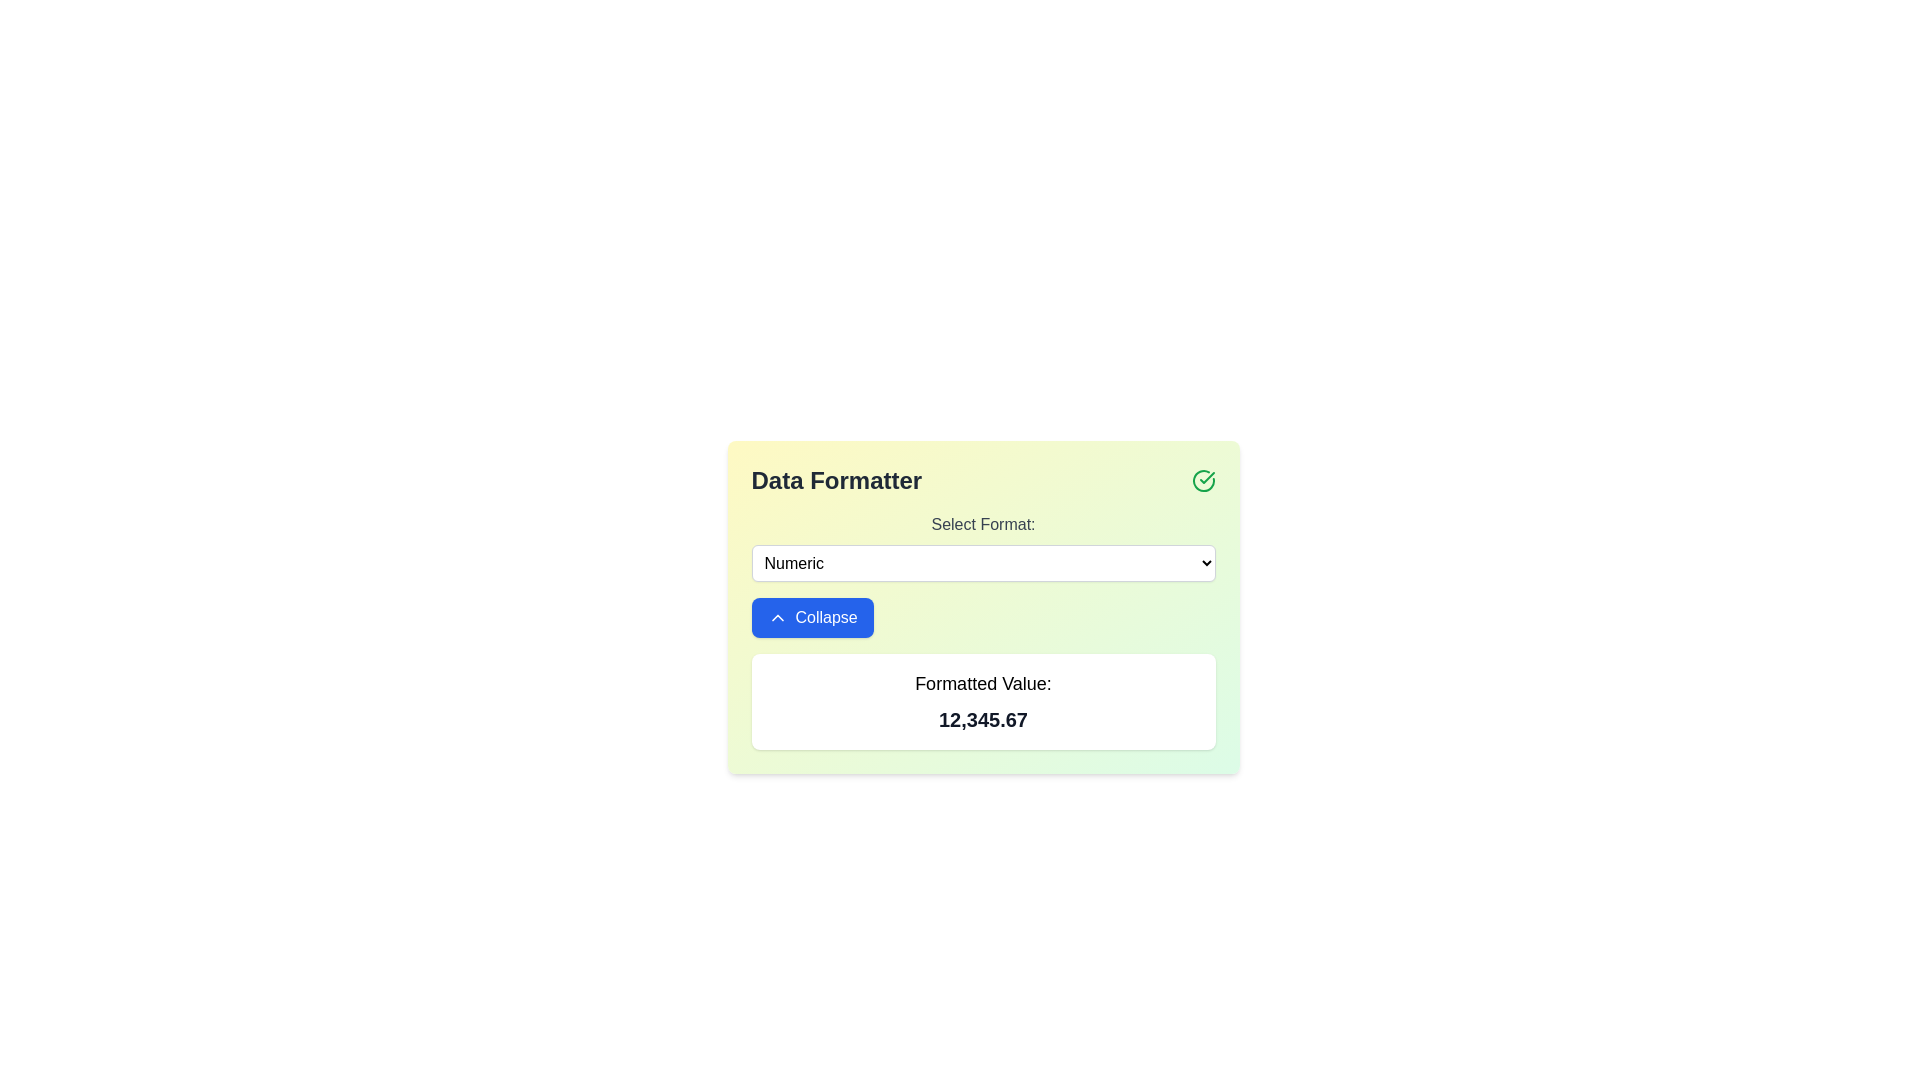 This screenshot has width=1920, height=1080. I want to click on the text label that serves as a heading for the numerical value displayed below it, providing context for that value, so click(983, 682).